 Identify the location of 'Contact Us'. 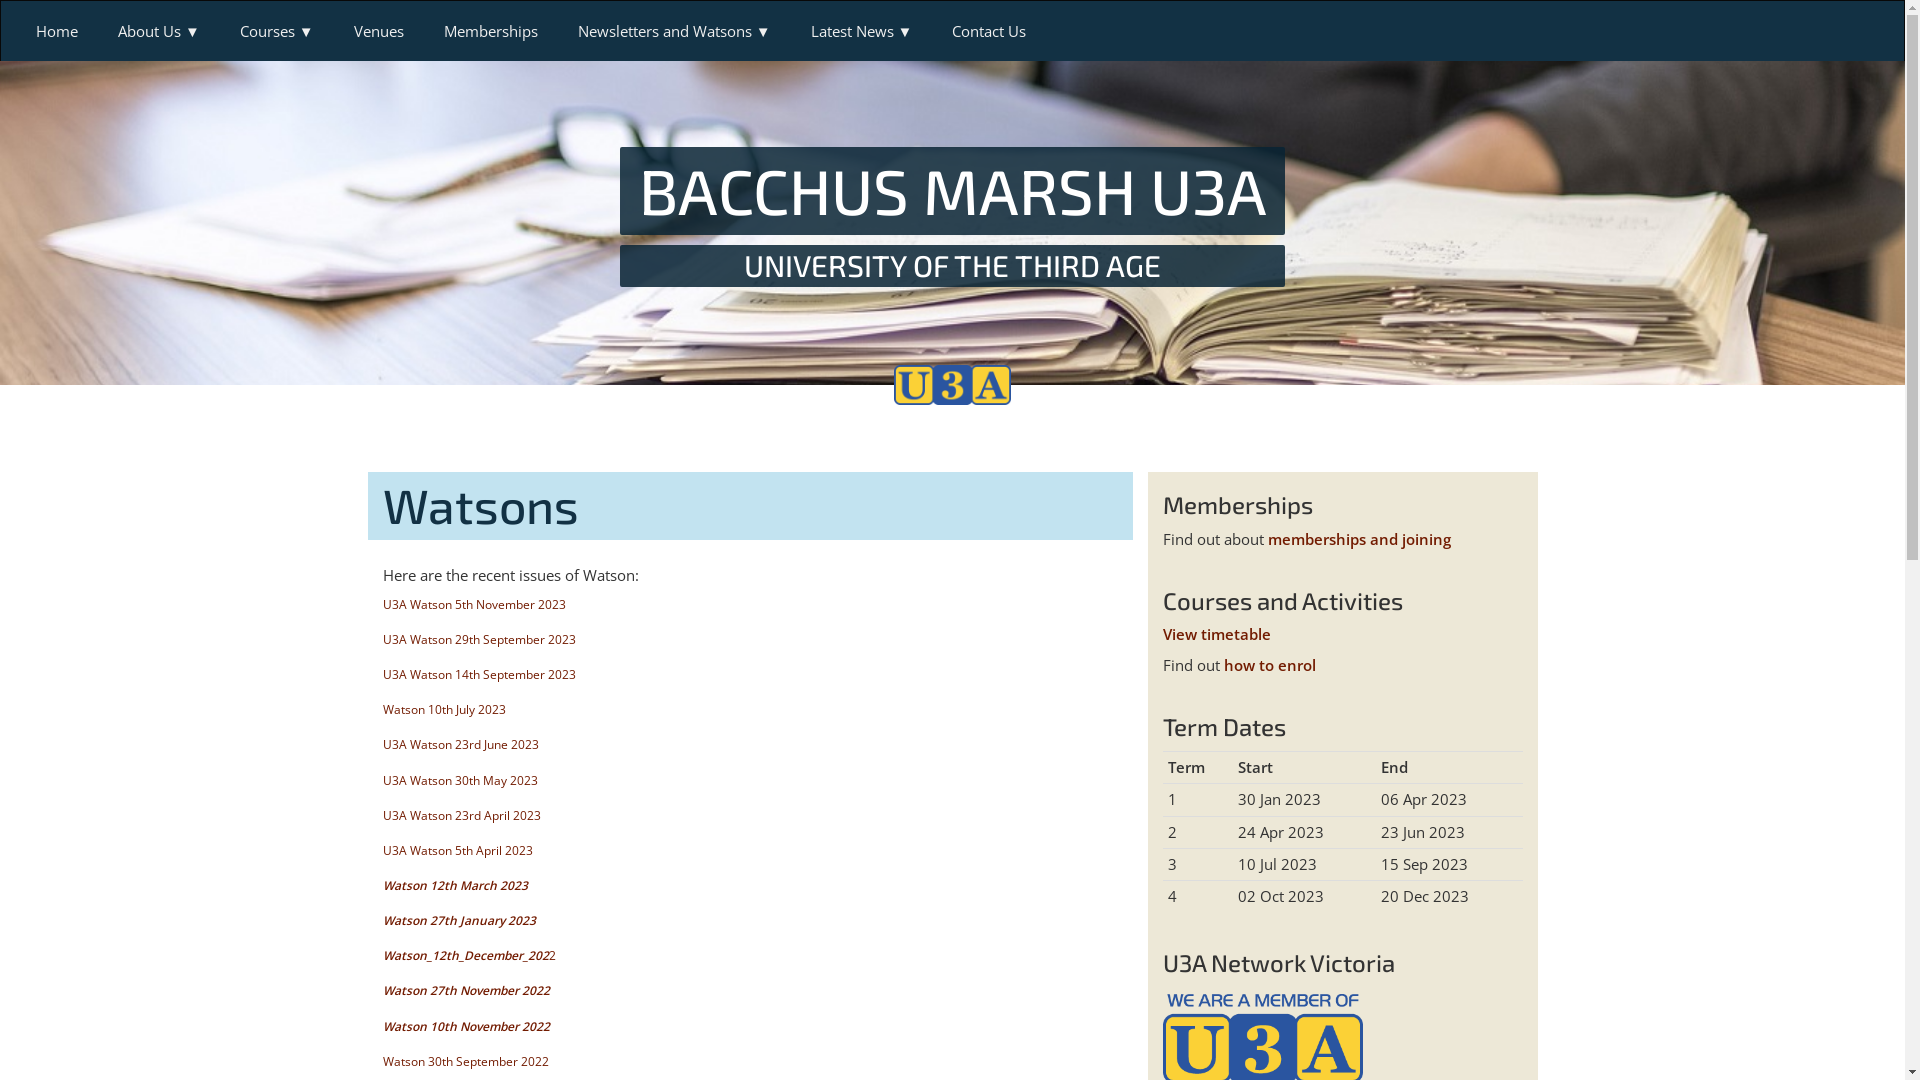
(988, 30).